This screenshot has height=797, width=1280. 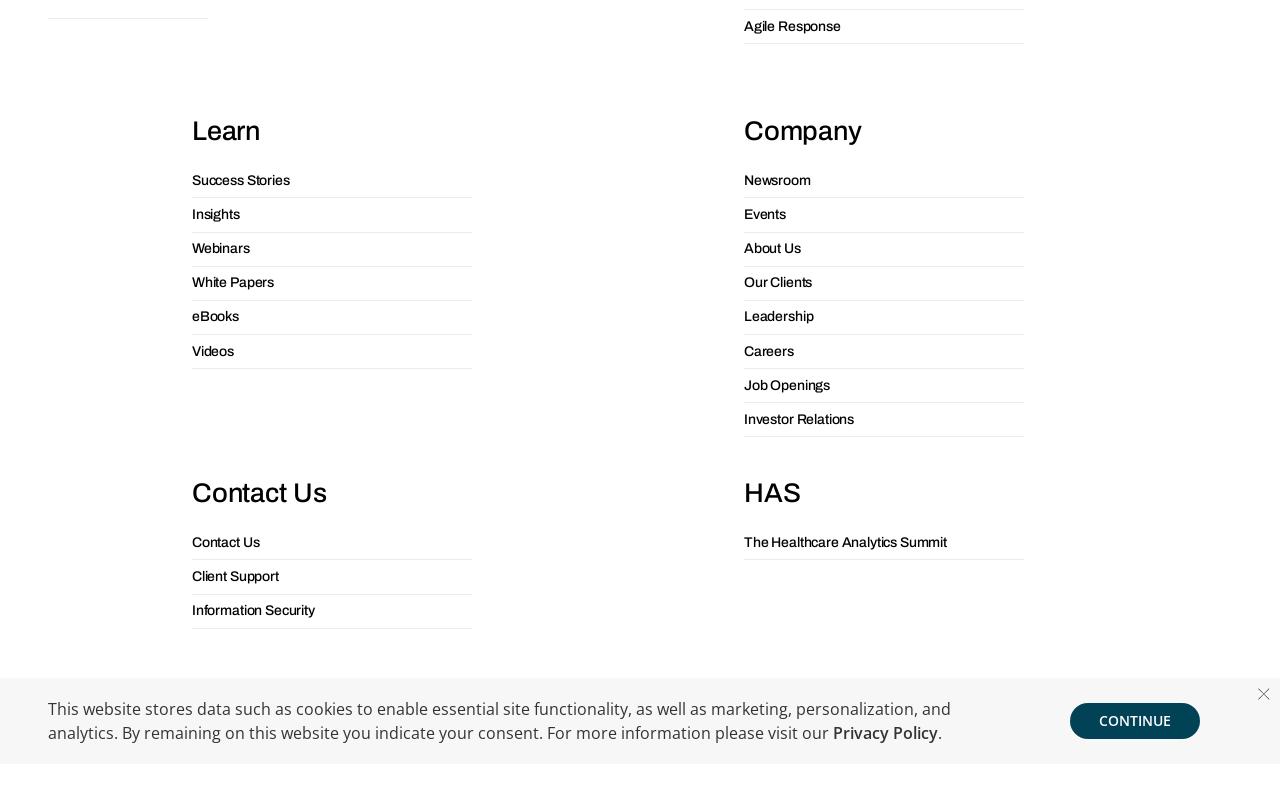 What do you see at coordinates (640, 395) in the screenshot?
I see `'© 2023 Health Catalyst. All rights reserved'` at bounding box center [640, 395].